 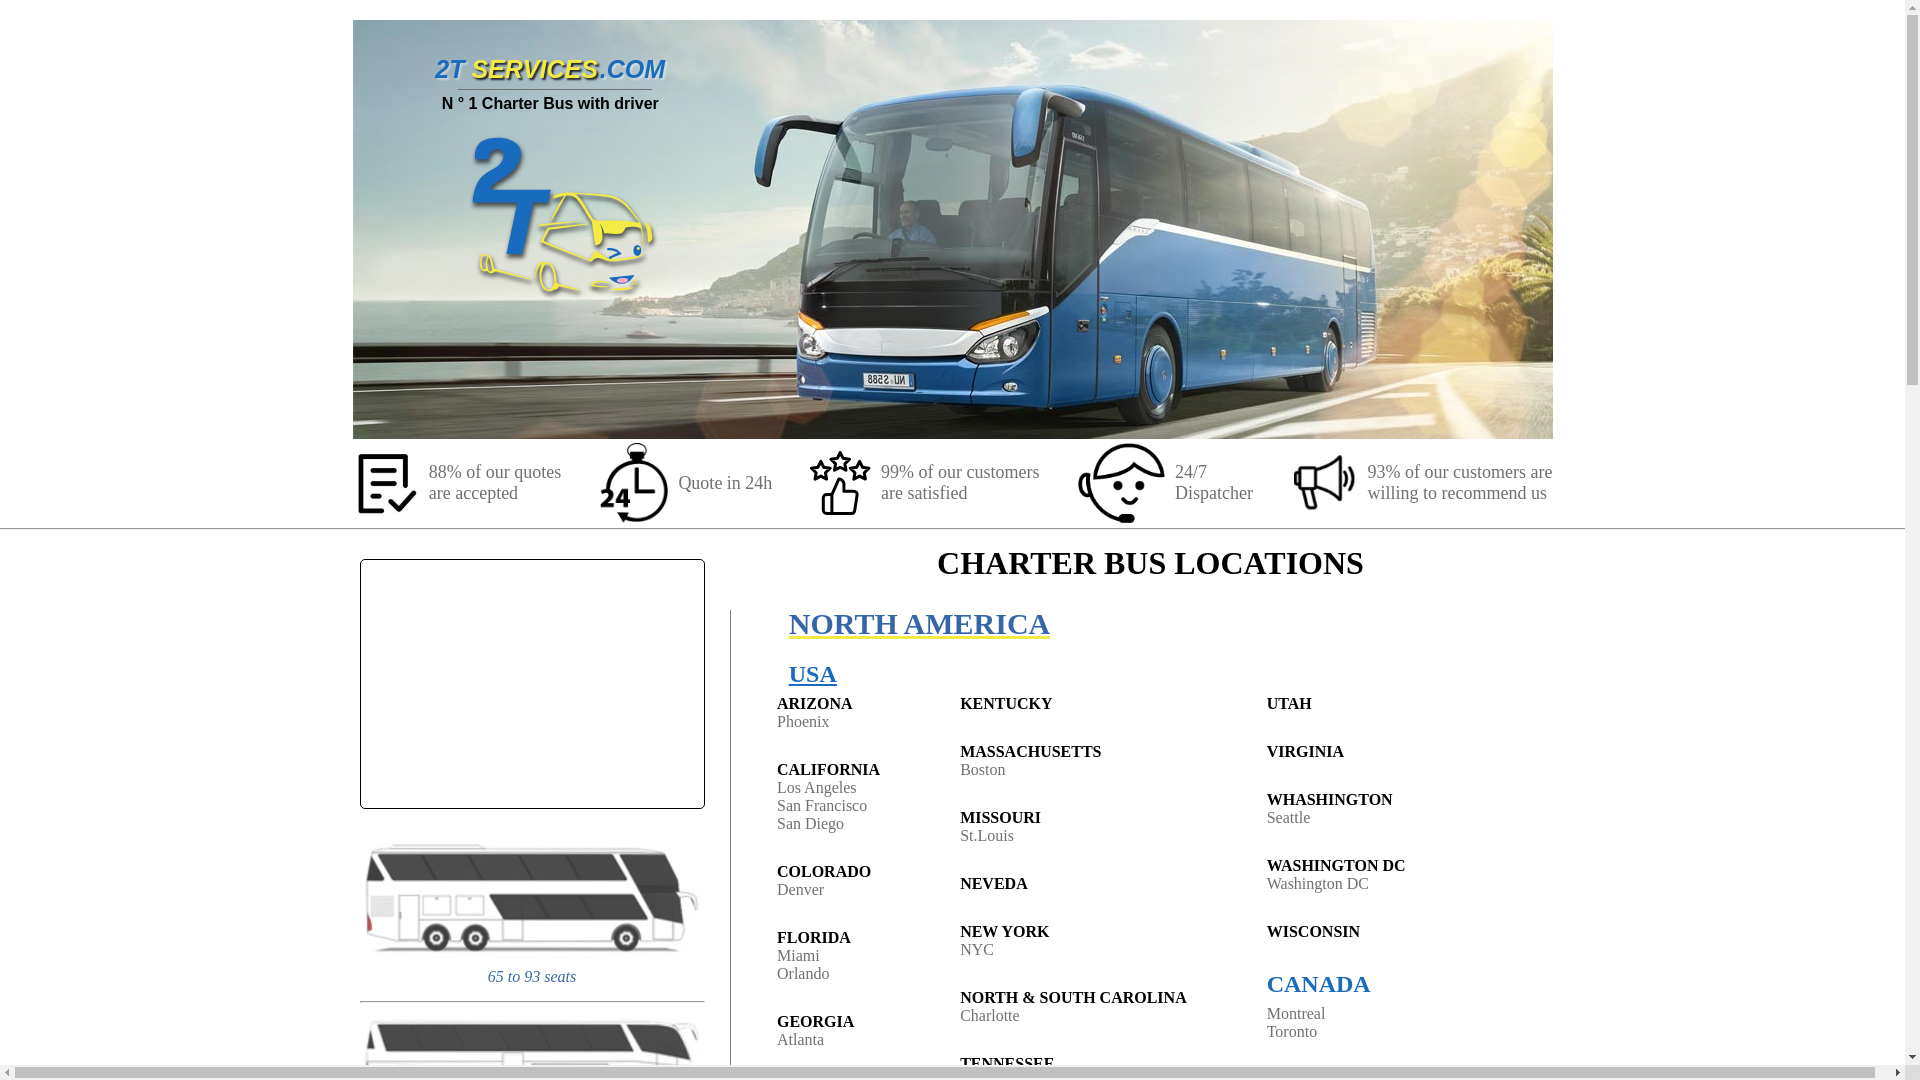 I want to click on 'San Diego', so click(x=810, y=823).